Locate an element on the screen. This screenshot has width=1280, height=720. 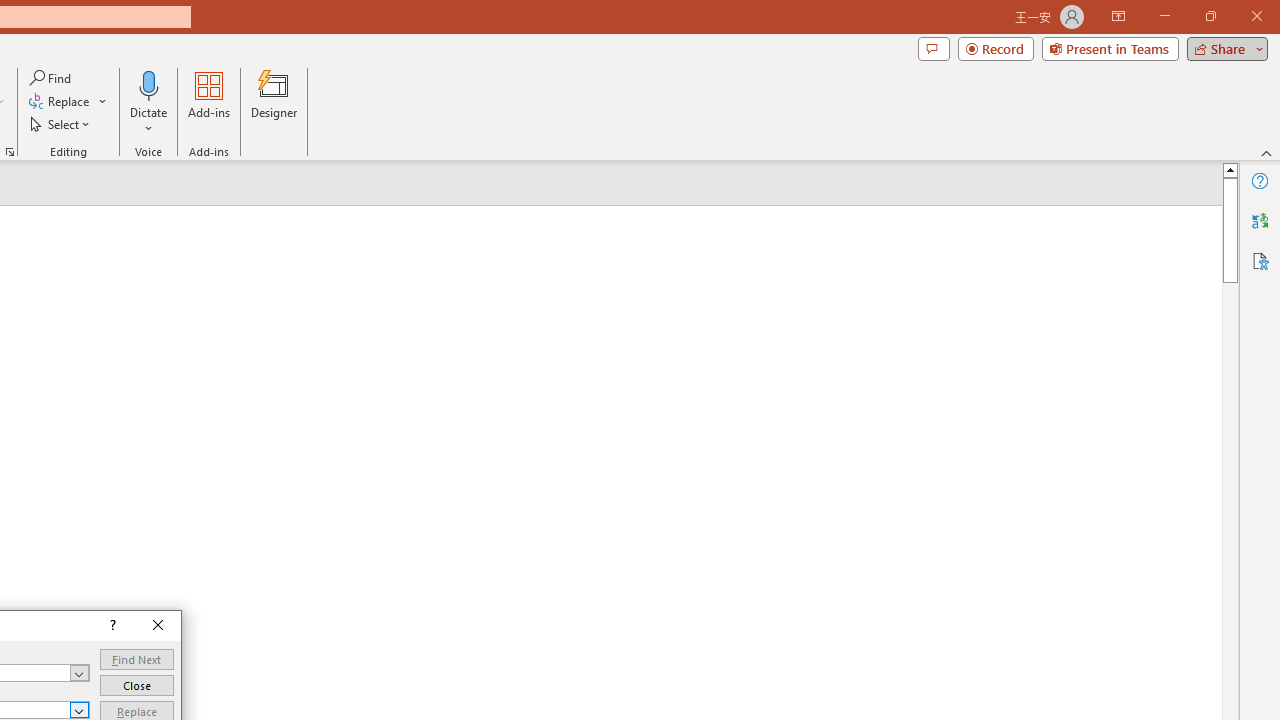
'Context help' is located at coordinates (110, 625).